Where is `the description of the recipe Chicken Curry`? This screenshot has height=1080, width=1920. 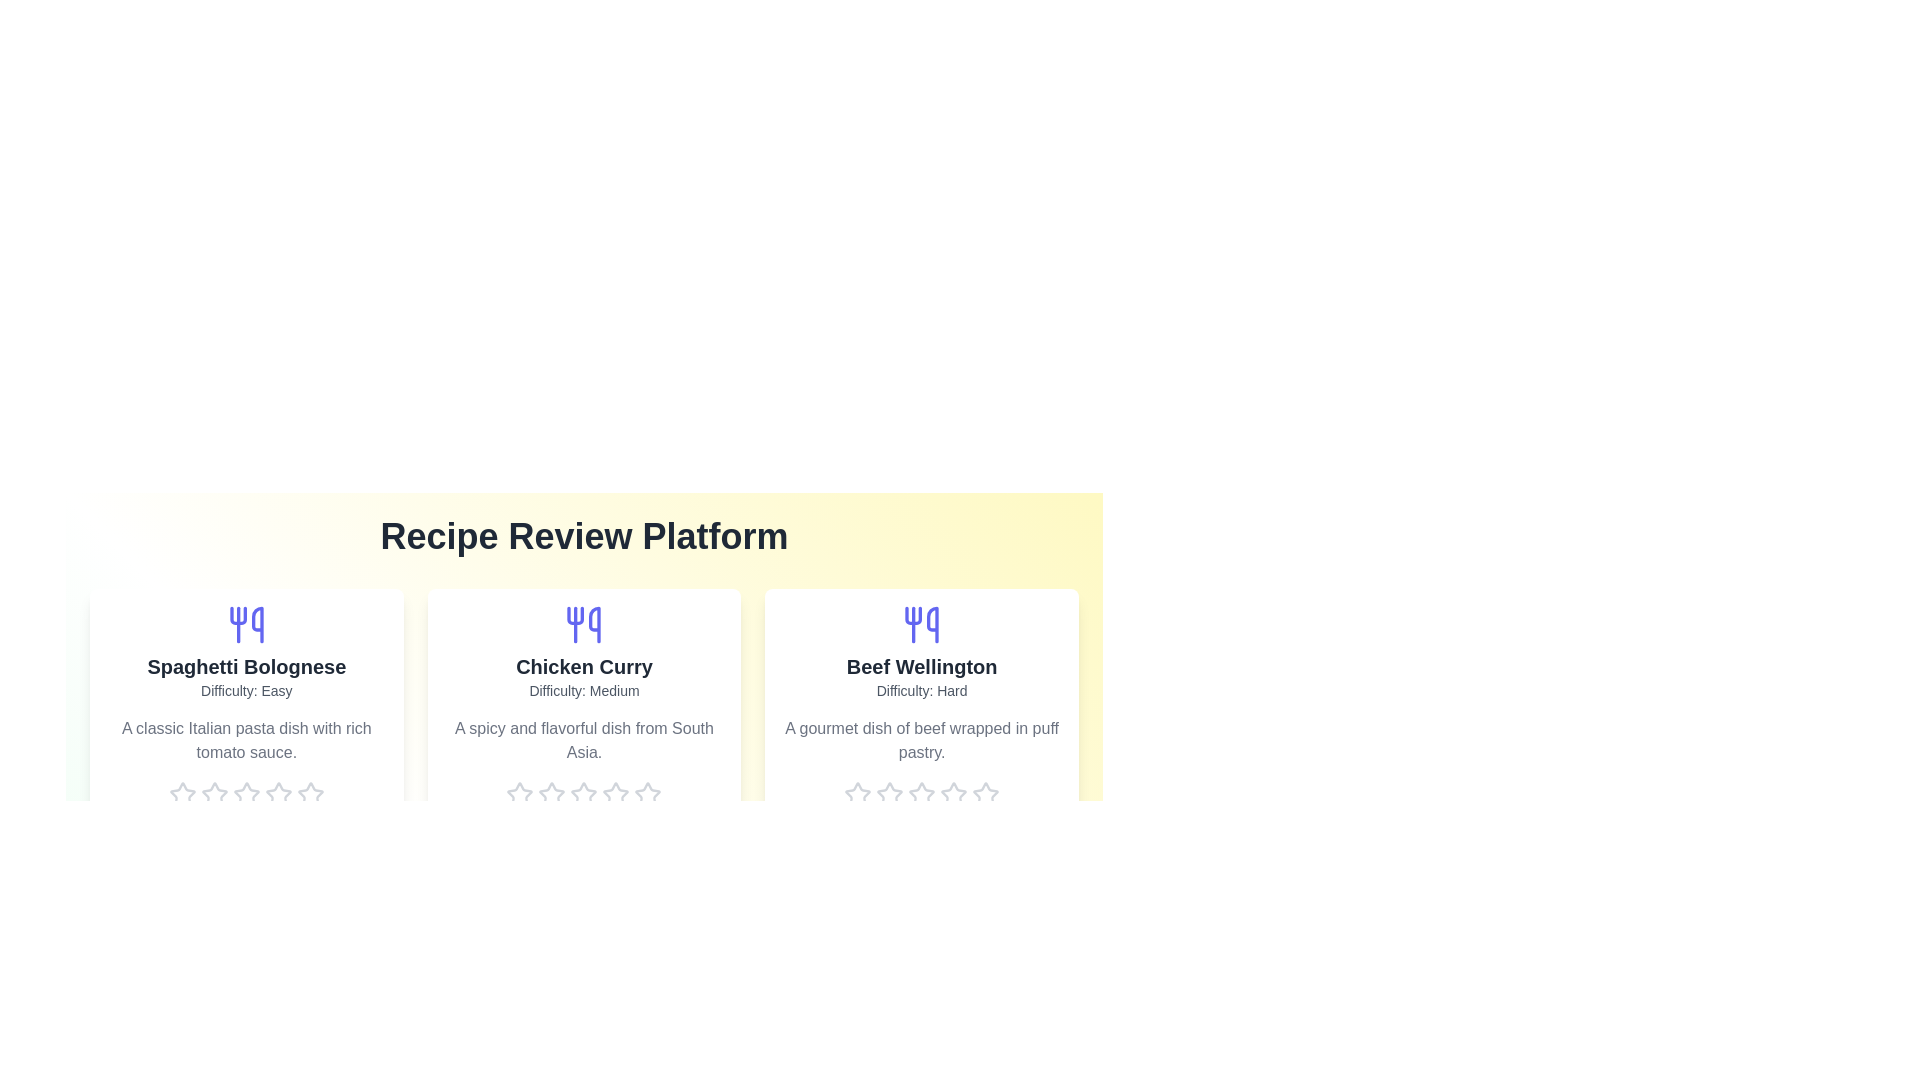 the description of the recipe Chicken Curry is located at coordinates (583, 740).